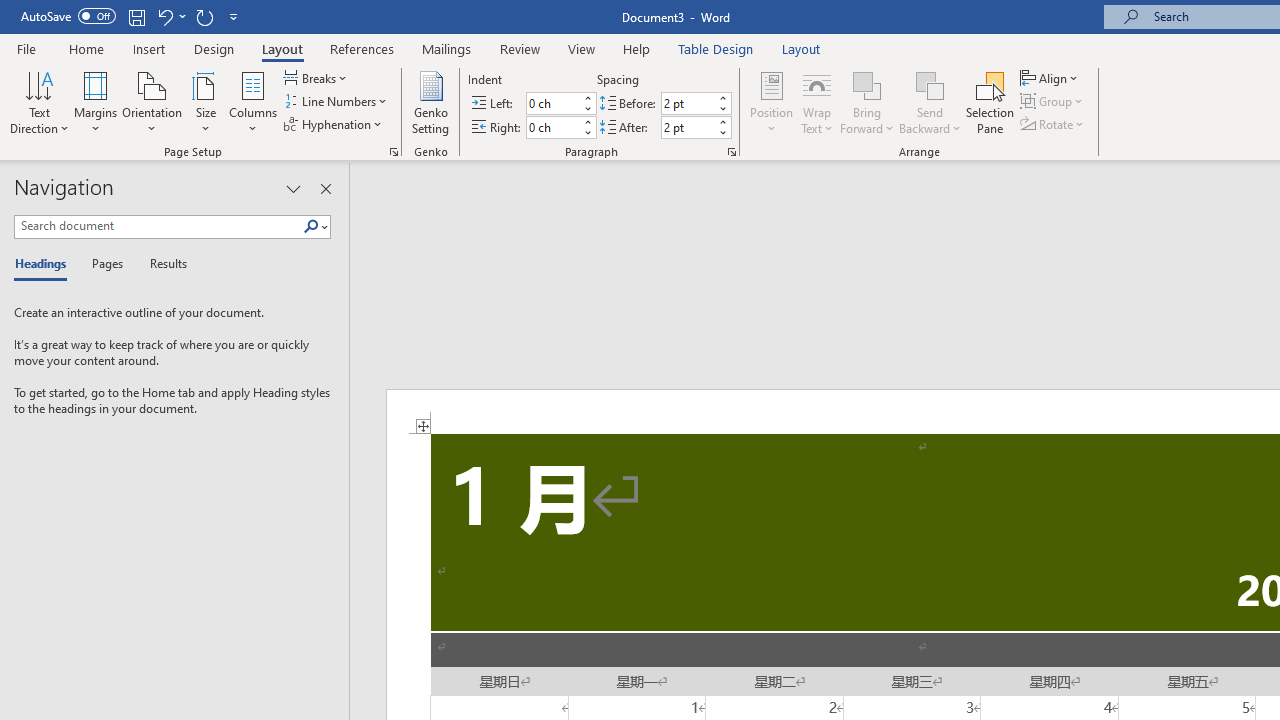  I want to click on 'Orientation', so click(151, 103).